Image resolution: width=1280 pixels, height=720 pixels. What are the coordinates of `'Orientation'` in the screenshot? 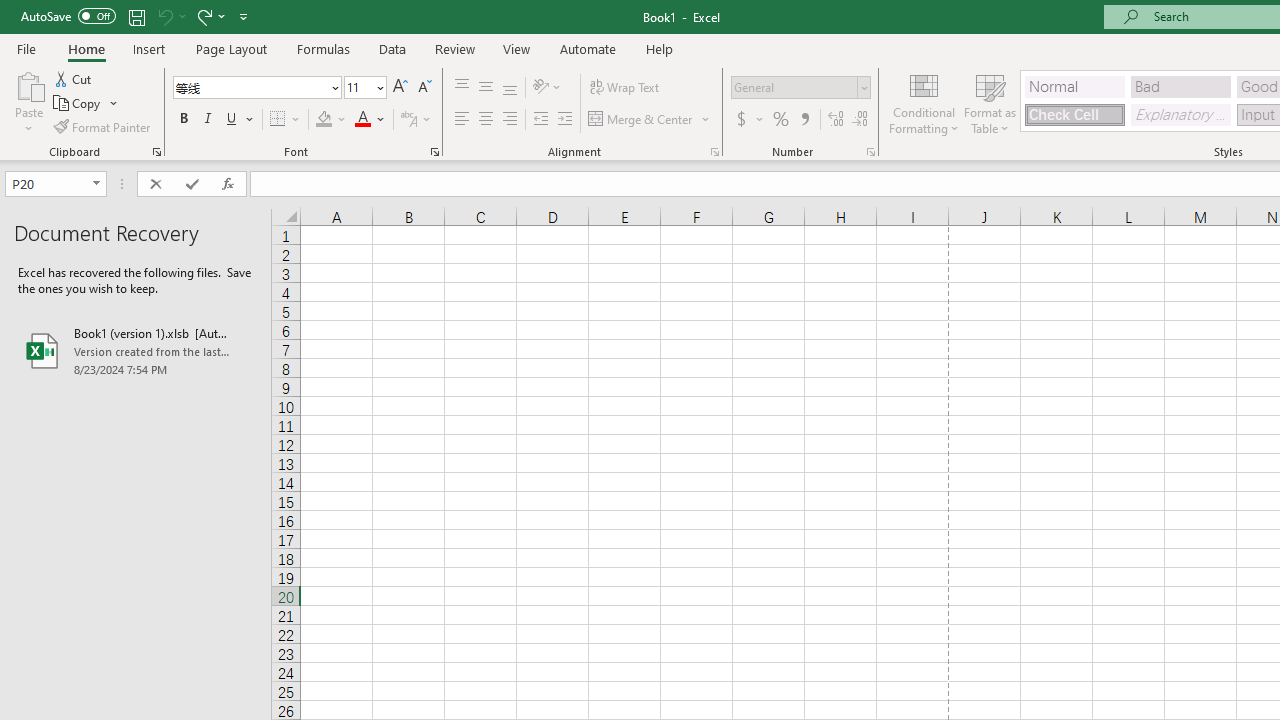 It's located at (547, 86).